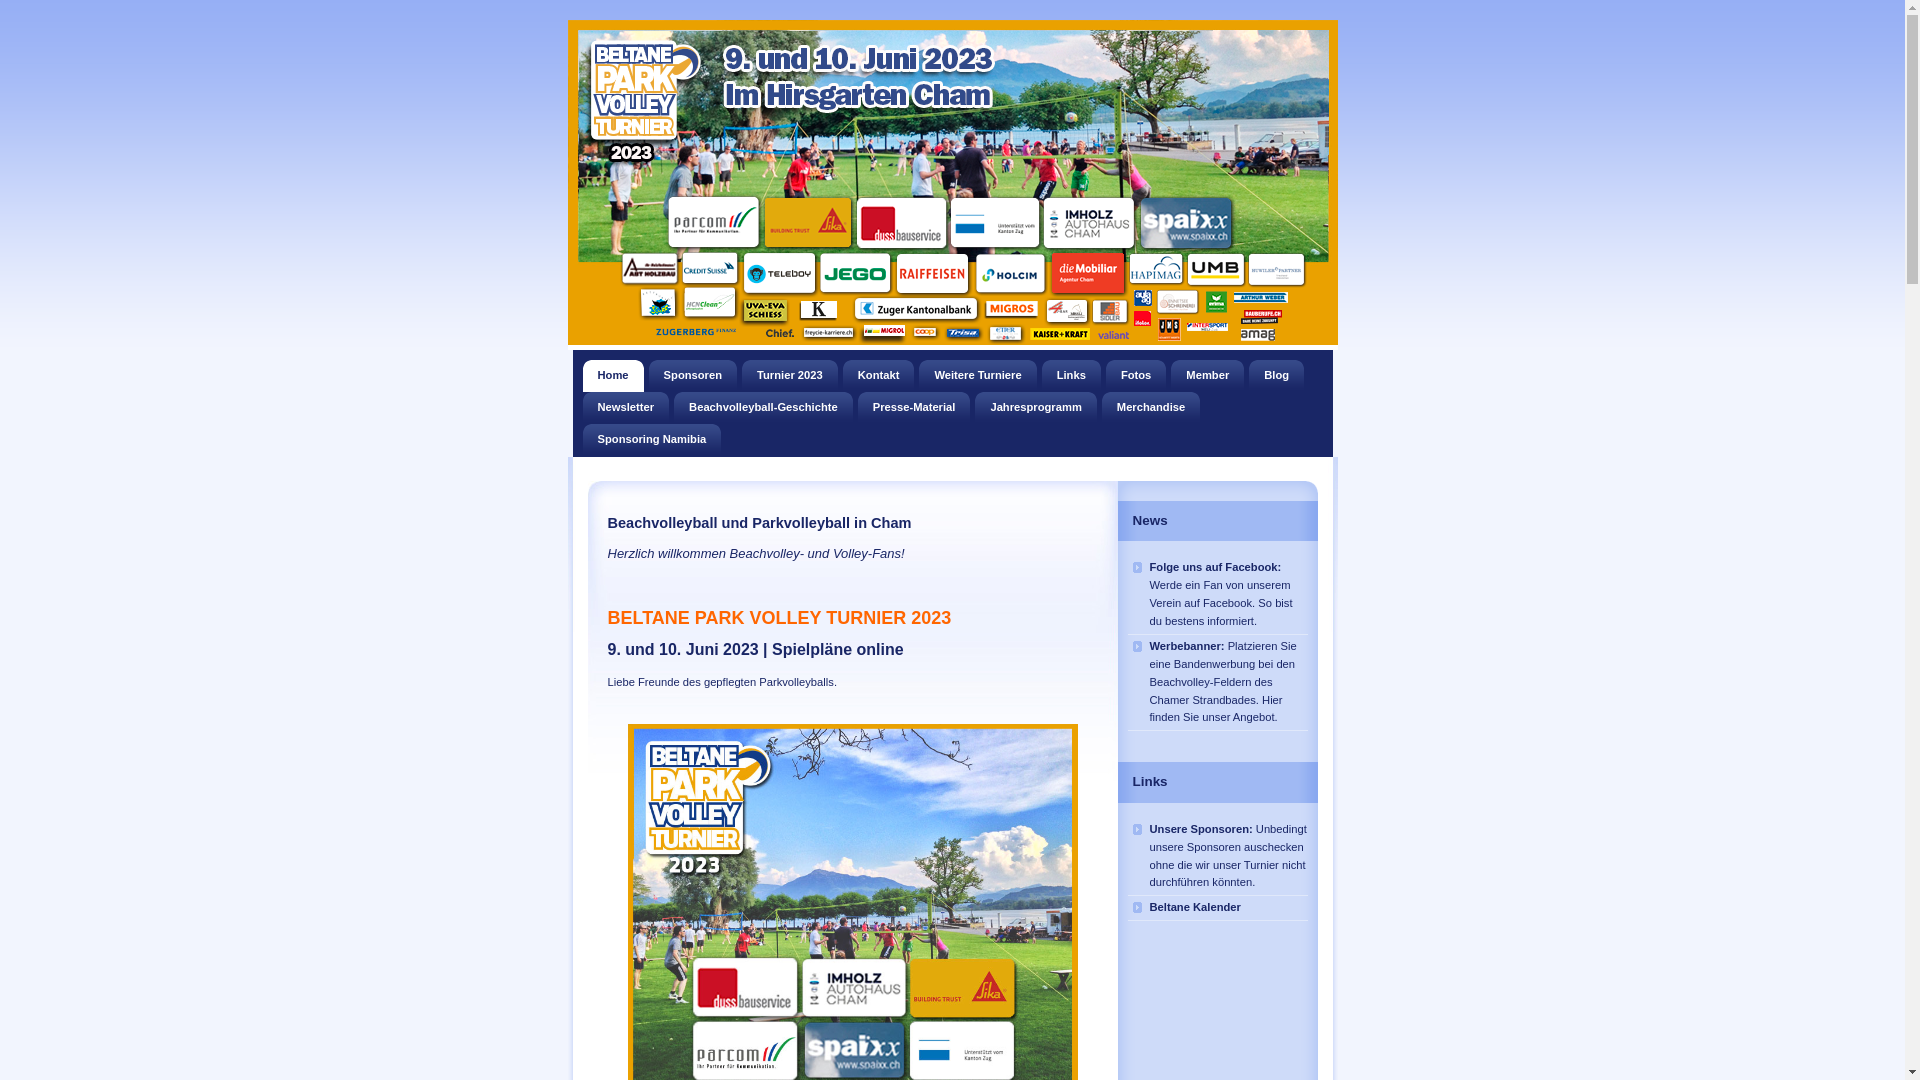 This screenshot has height=1080, width=1920. What do you see at coordinates (624, 407) in the screenshot?
I see `'Newsletter` at bounding box center [624, 407].